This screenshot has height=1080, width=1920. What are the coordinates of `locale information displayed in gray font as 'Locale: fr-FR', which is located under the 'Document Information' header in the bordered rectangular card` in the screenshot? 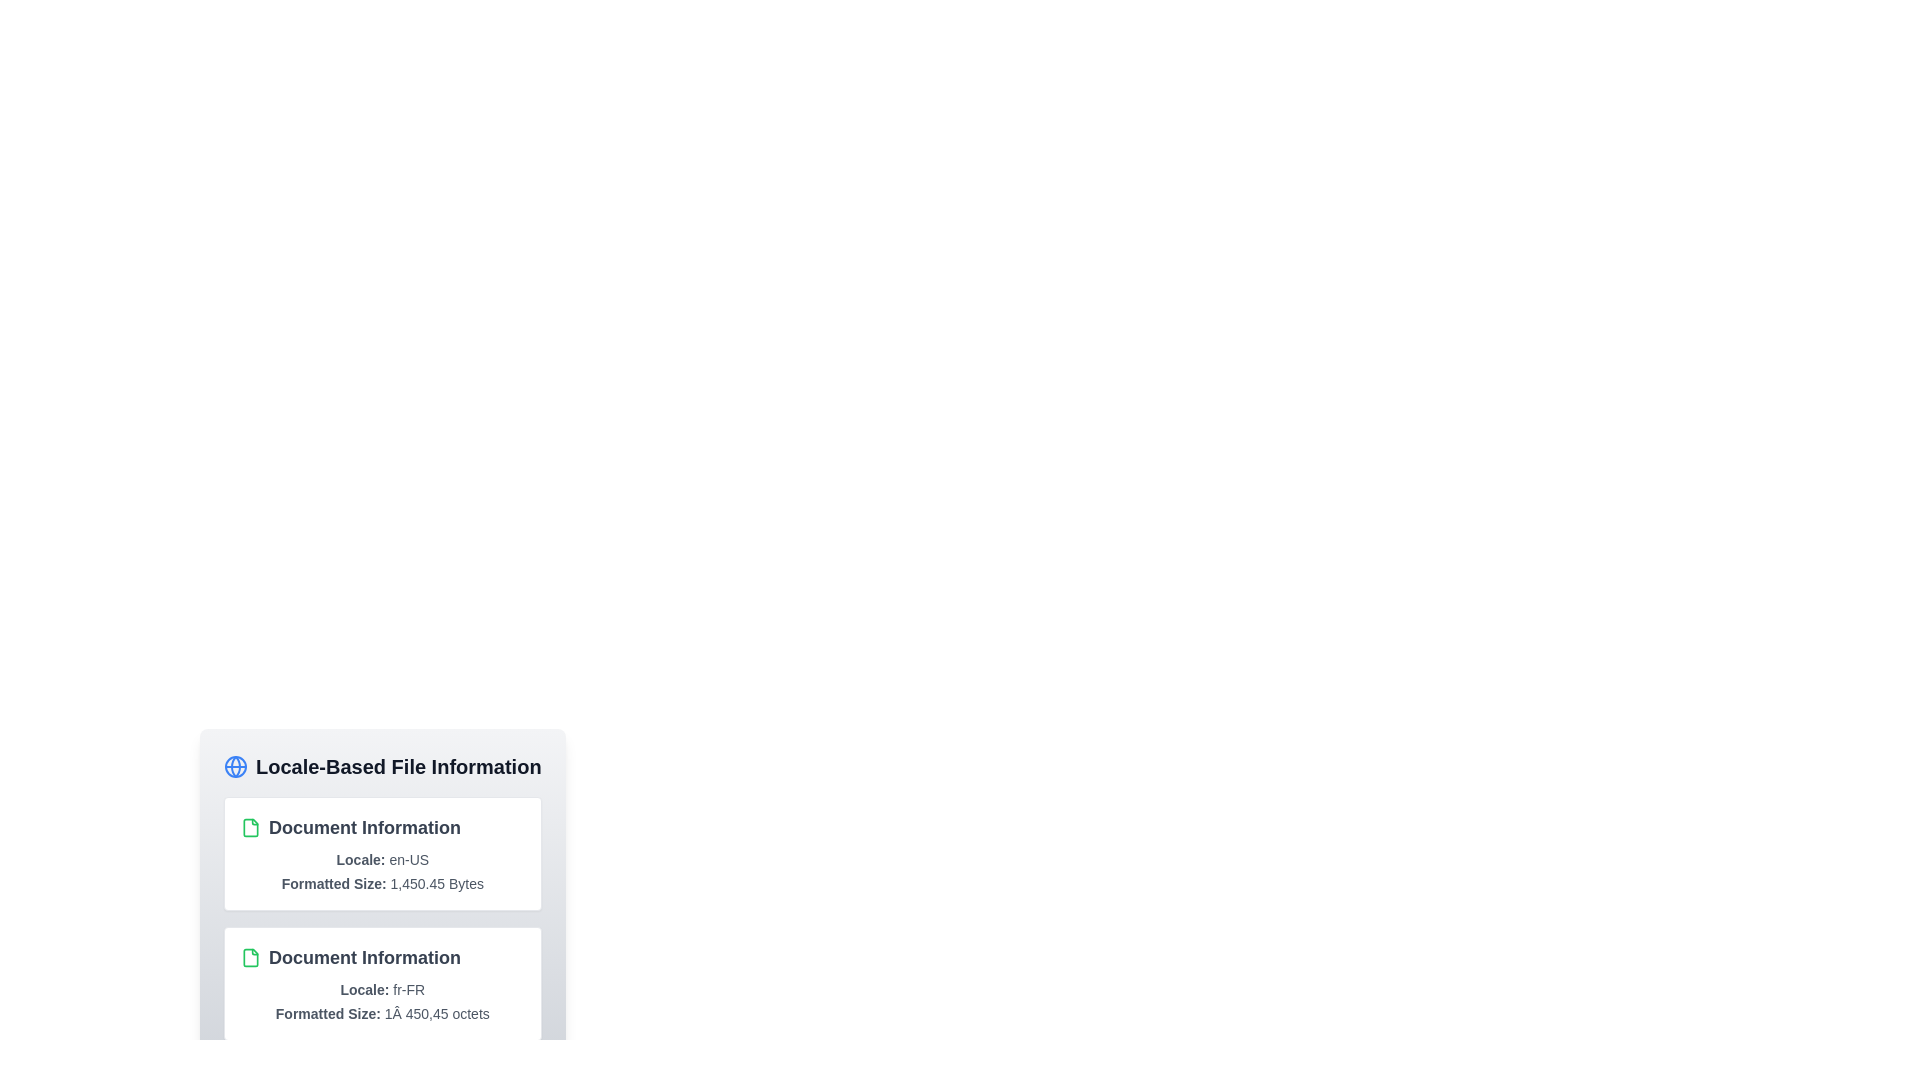 It's located at (382, 990).